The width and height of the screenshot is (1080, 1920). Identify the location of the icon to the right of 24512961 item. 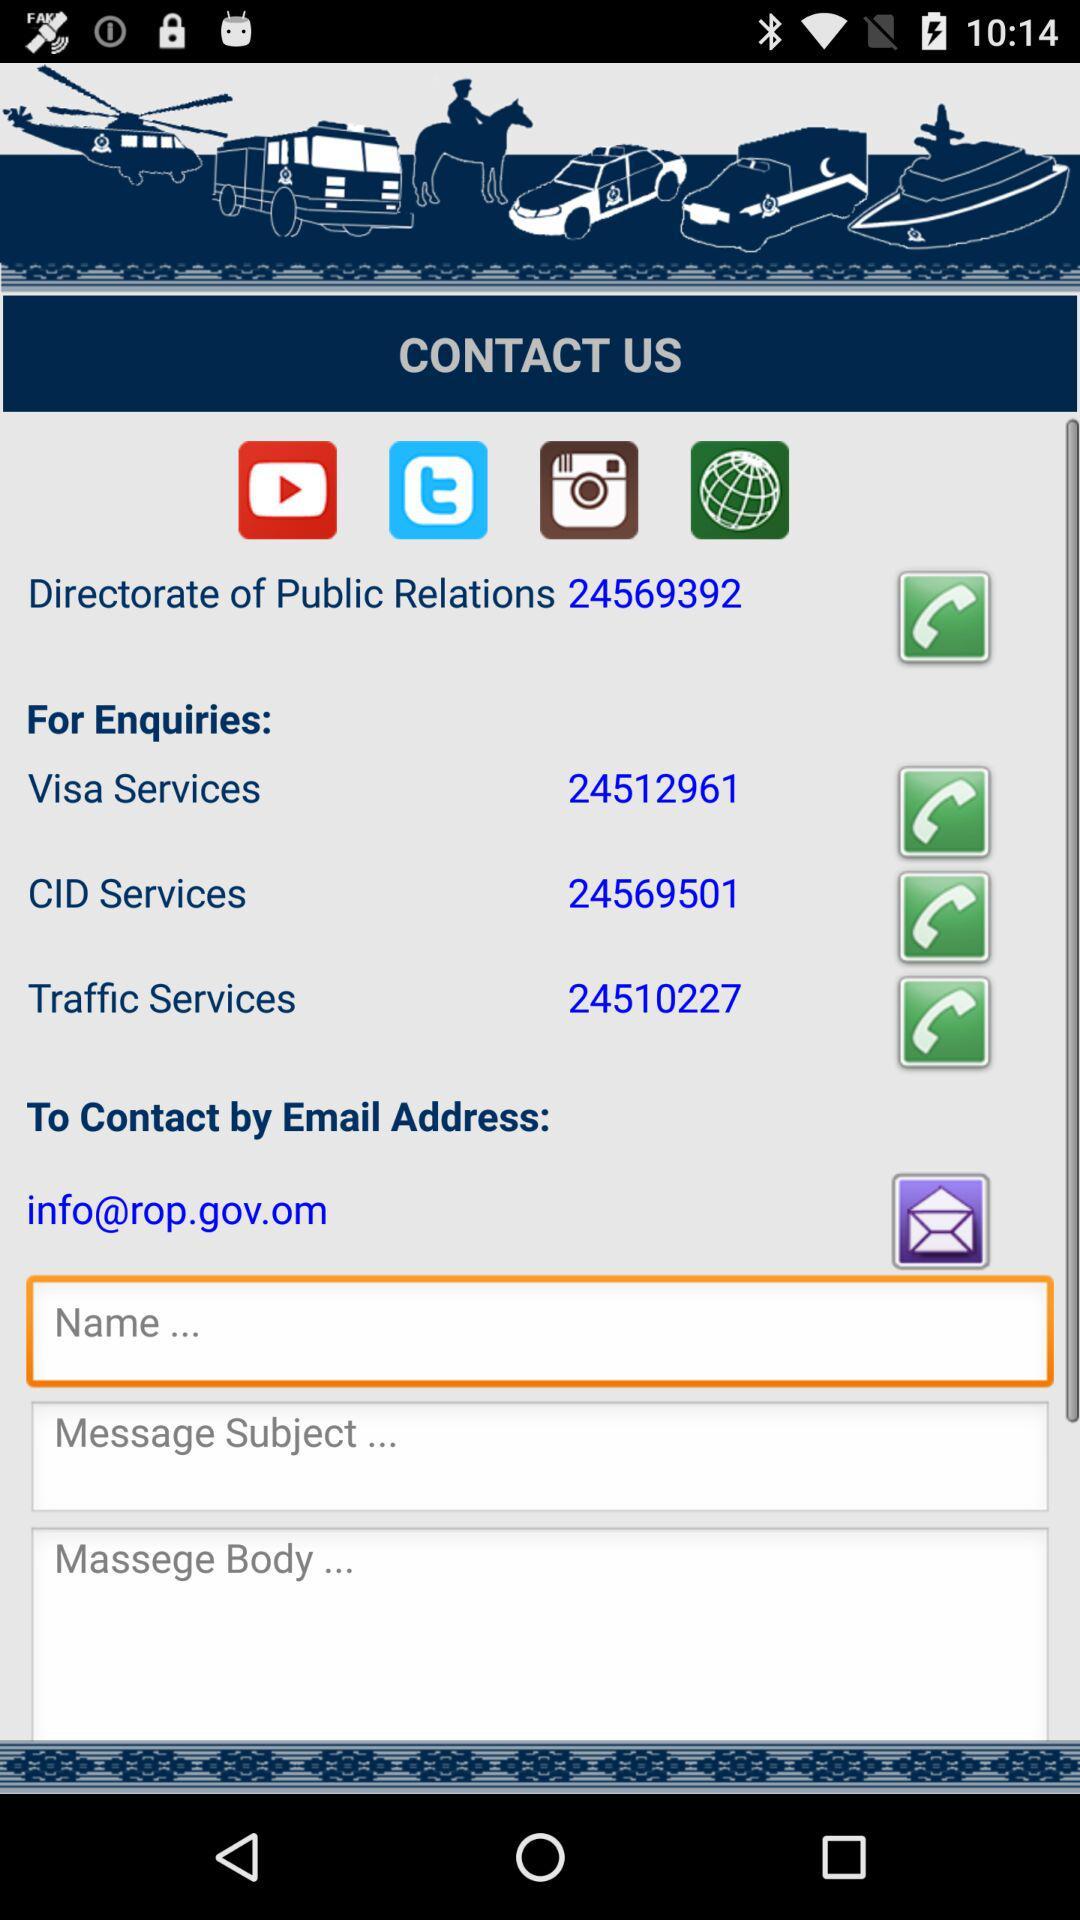
(944, 812).